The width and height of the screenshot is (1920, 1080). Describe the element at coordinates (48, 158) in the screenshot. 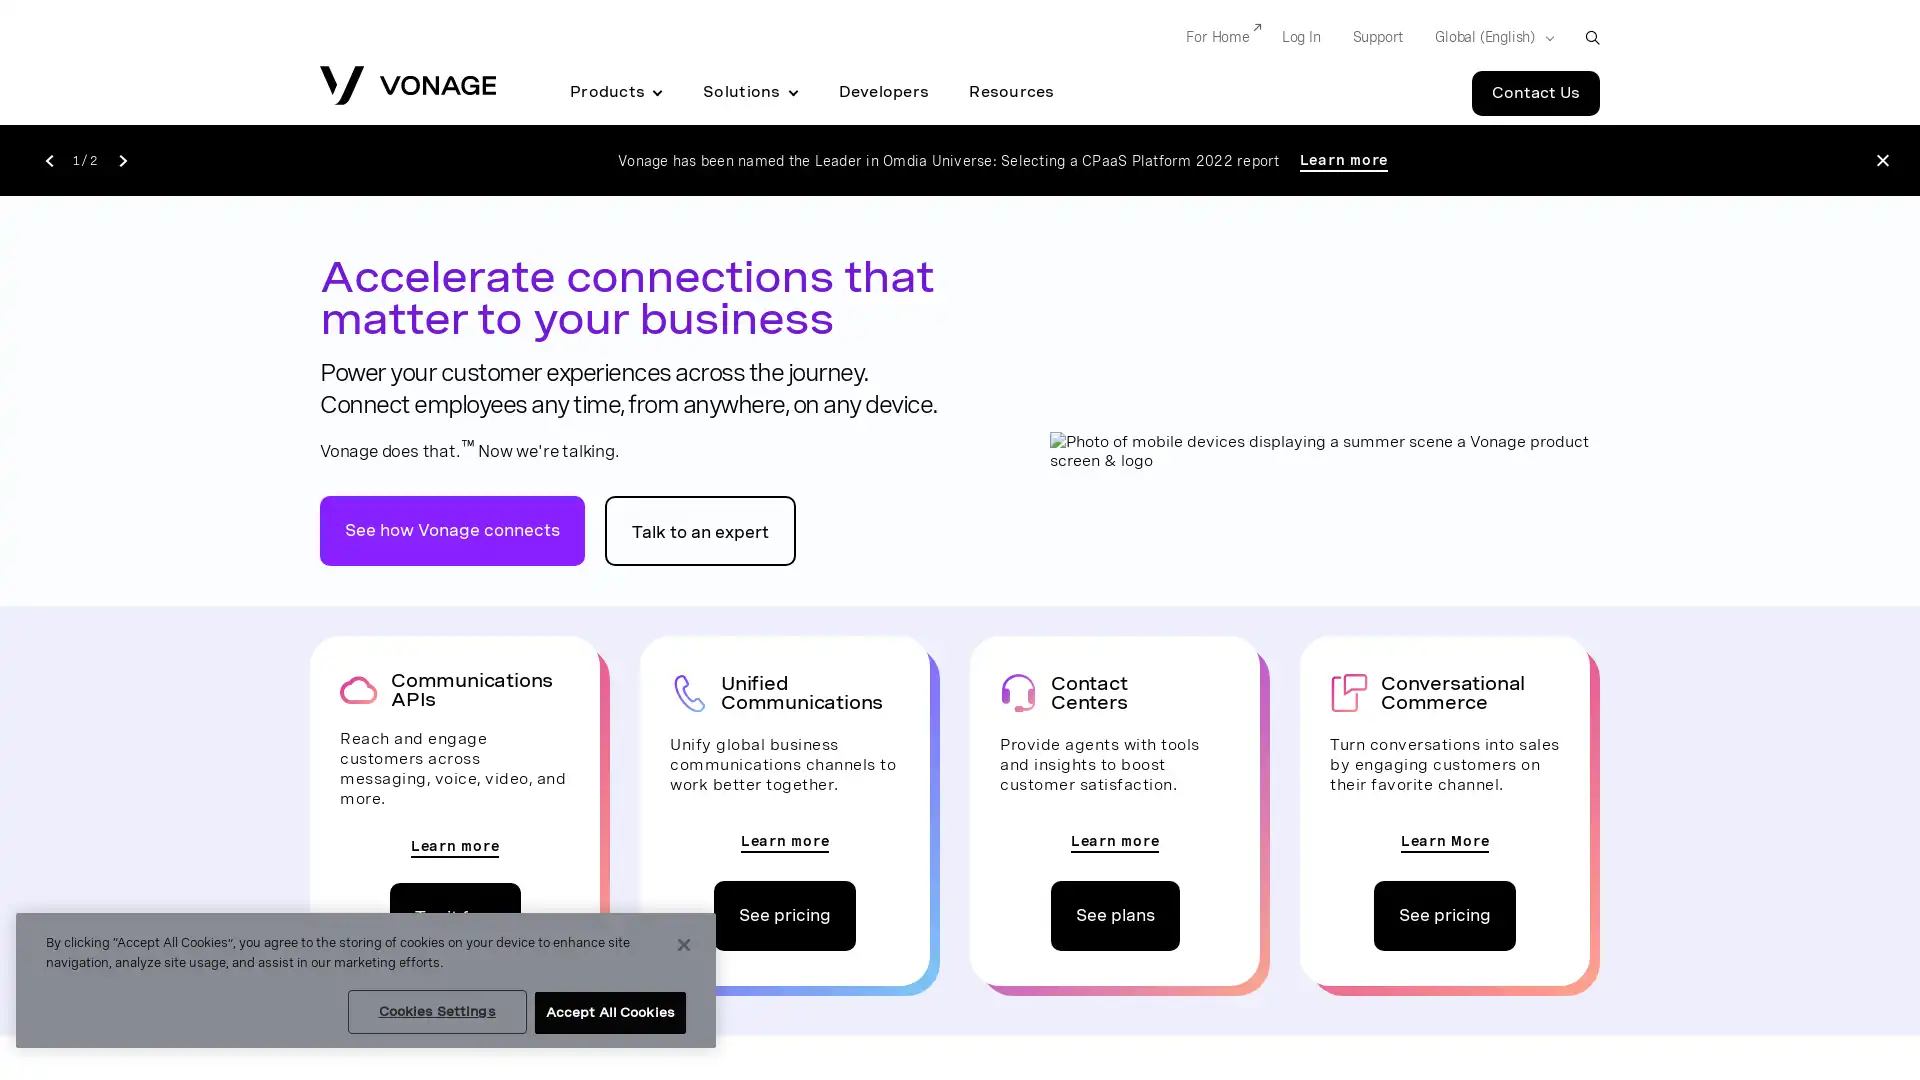

I see `Go to the previous announcement` at that location.